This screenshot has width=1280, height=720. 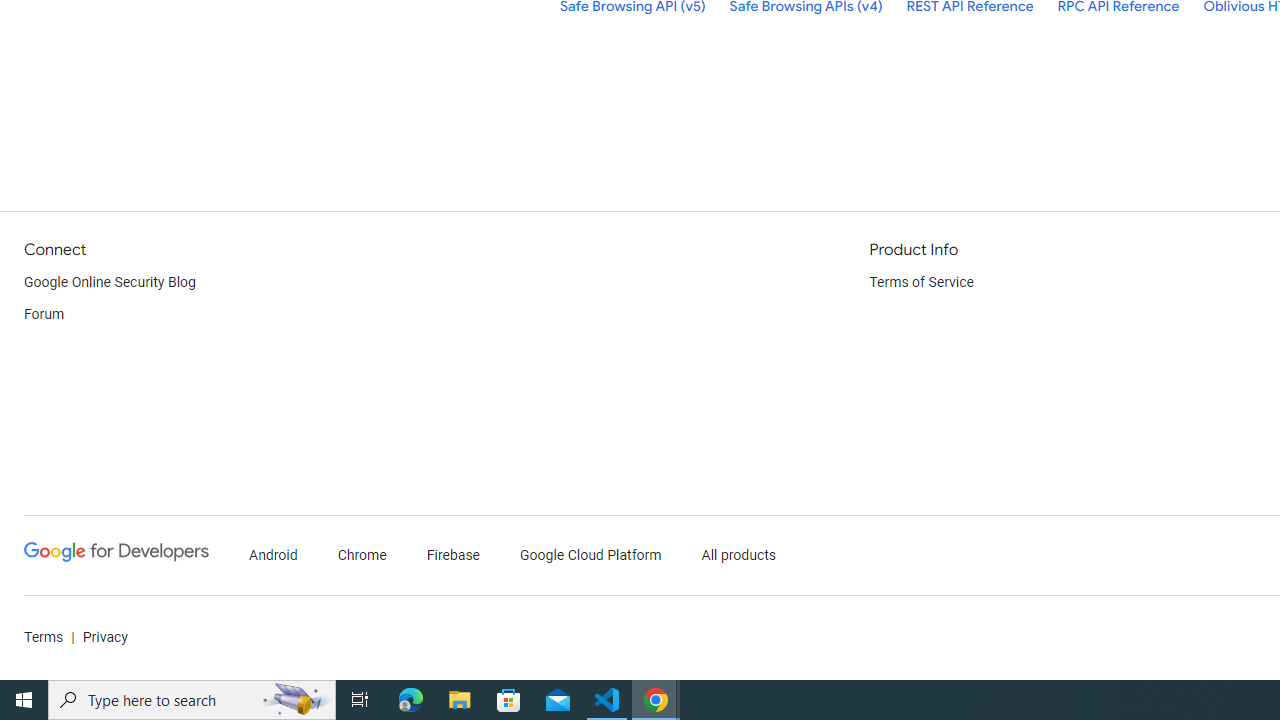 What do you see at coordinates (115, 555) in the screenshot?
I see `'Google Developers'` at bounding box center [115, 555].